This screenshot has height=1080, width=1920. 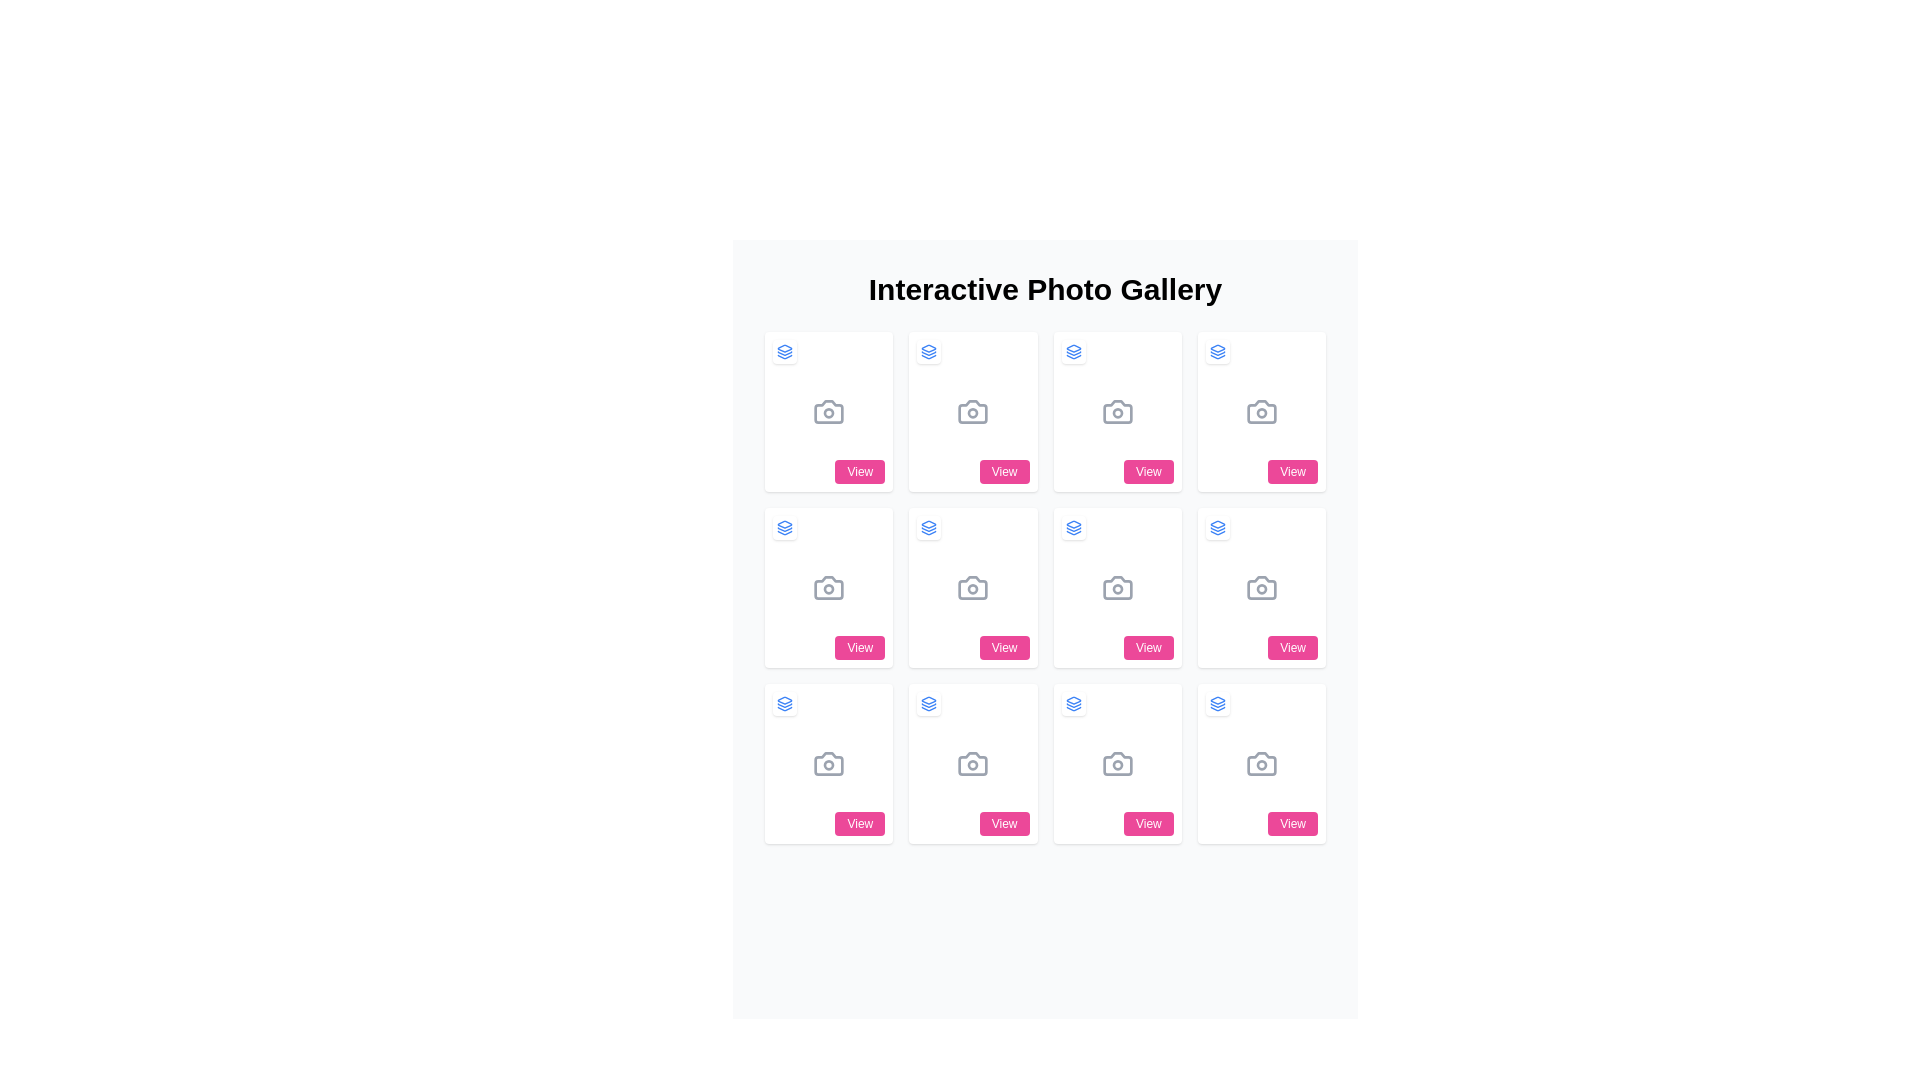 I want to click on the camera icon located in the third grid cell of the first row, beneath the title 'Interactive Photo Gallery', which serves as a visual representation for photo-related functions, so click(x=1116, y=411).